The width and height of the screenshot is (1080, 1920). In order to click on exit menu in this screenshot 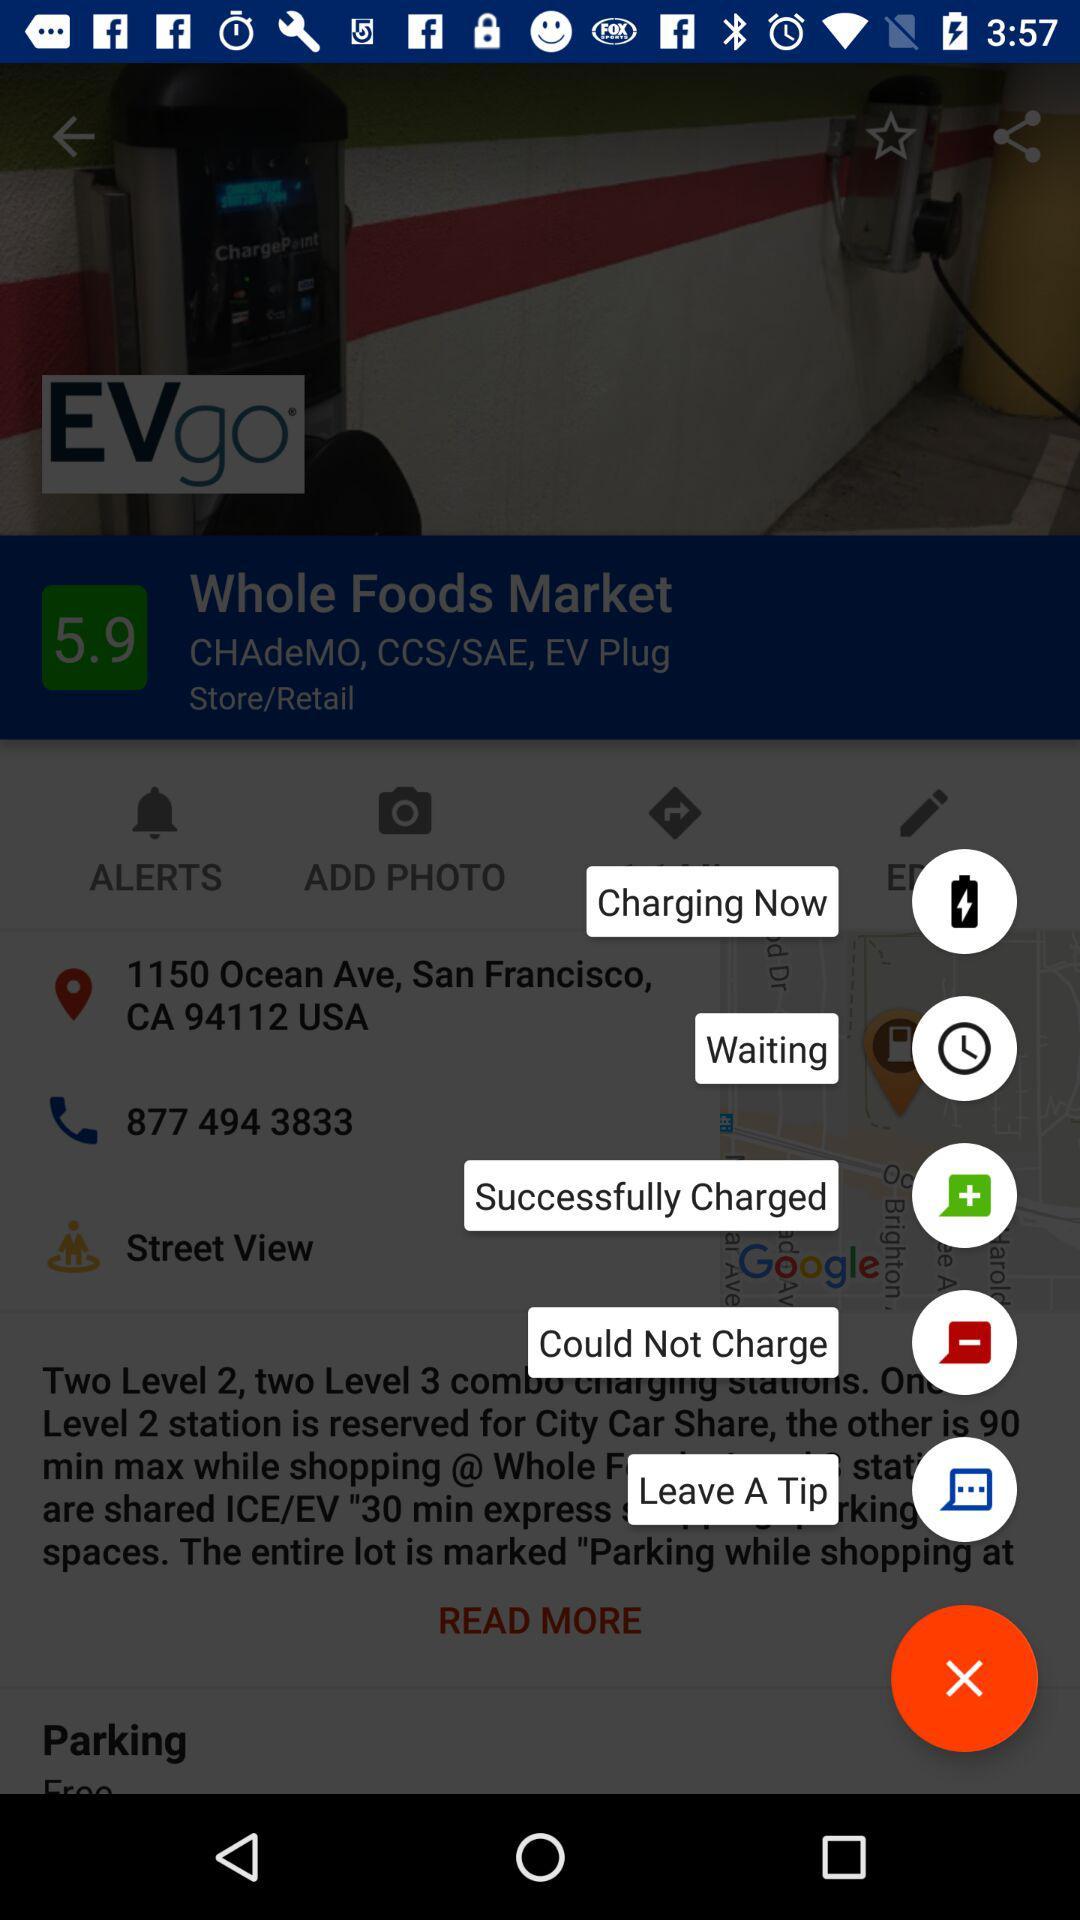, I will do `click(963, 1678)`.